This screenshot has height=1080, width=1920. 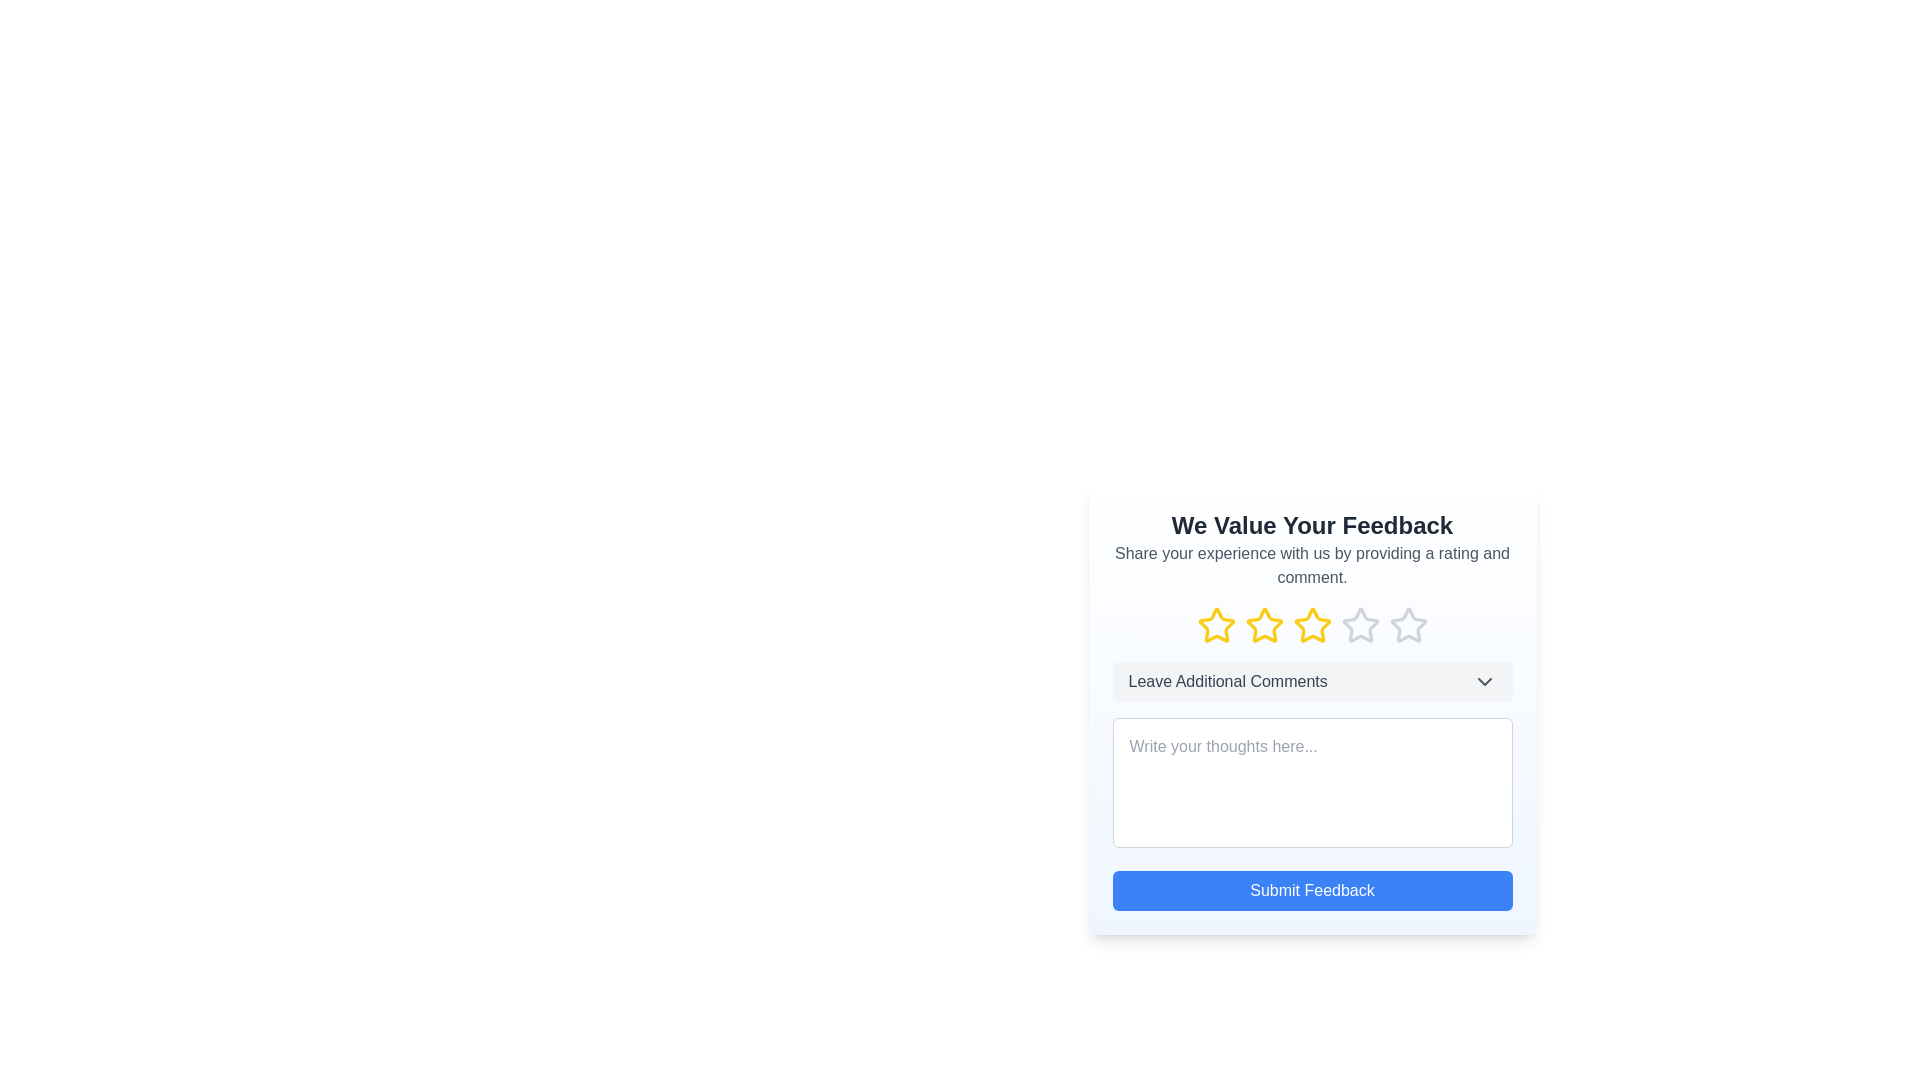 What do you see at coordinates (1312, 624) in the screenshot?
I see `the fourth star in the interactive rating icon row to set the rating in the feedback system` at bounding box center [1312, 624].